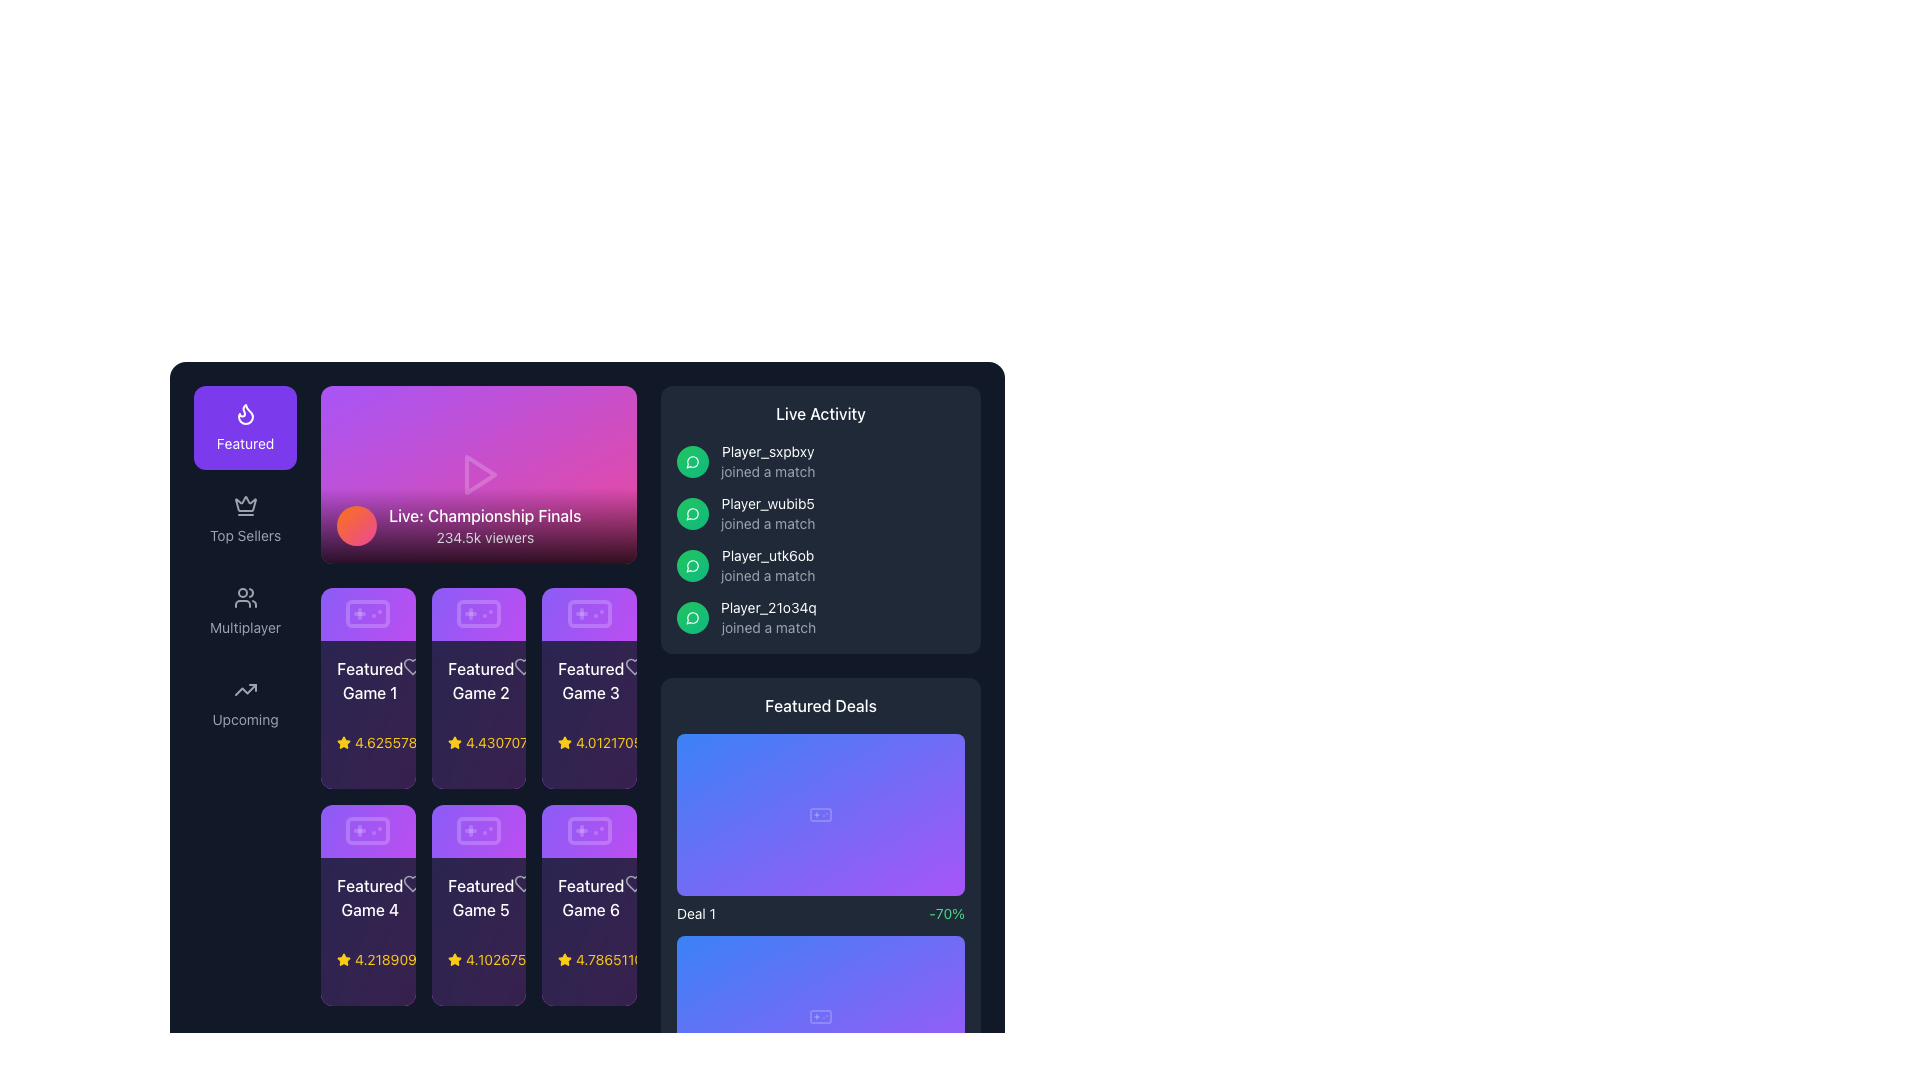  What do you see at coordinates (513, 959) in the screenshot?
I see `the Text Label located at the bottom right of the card labeled 'Featured Game 5' in the featured games grid` at bounding box center [513, 959].